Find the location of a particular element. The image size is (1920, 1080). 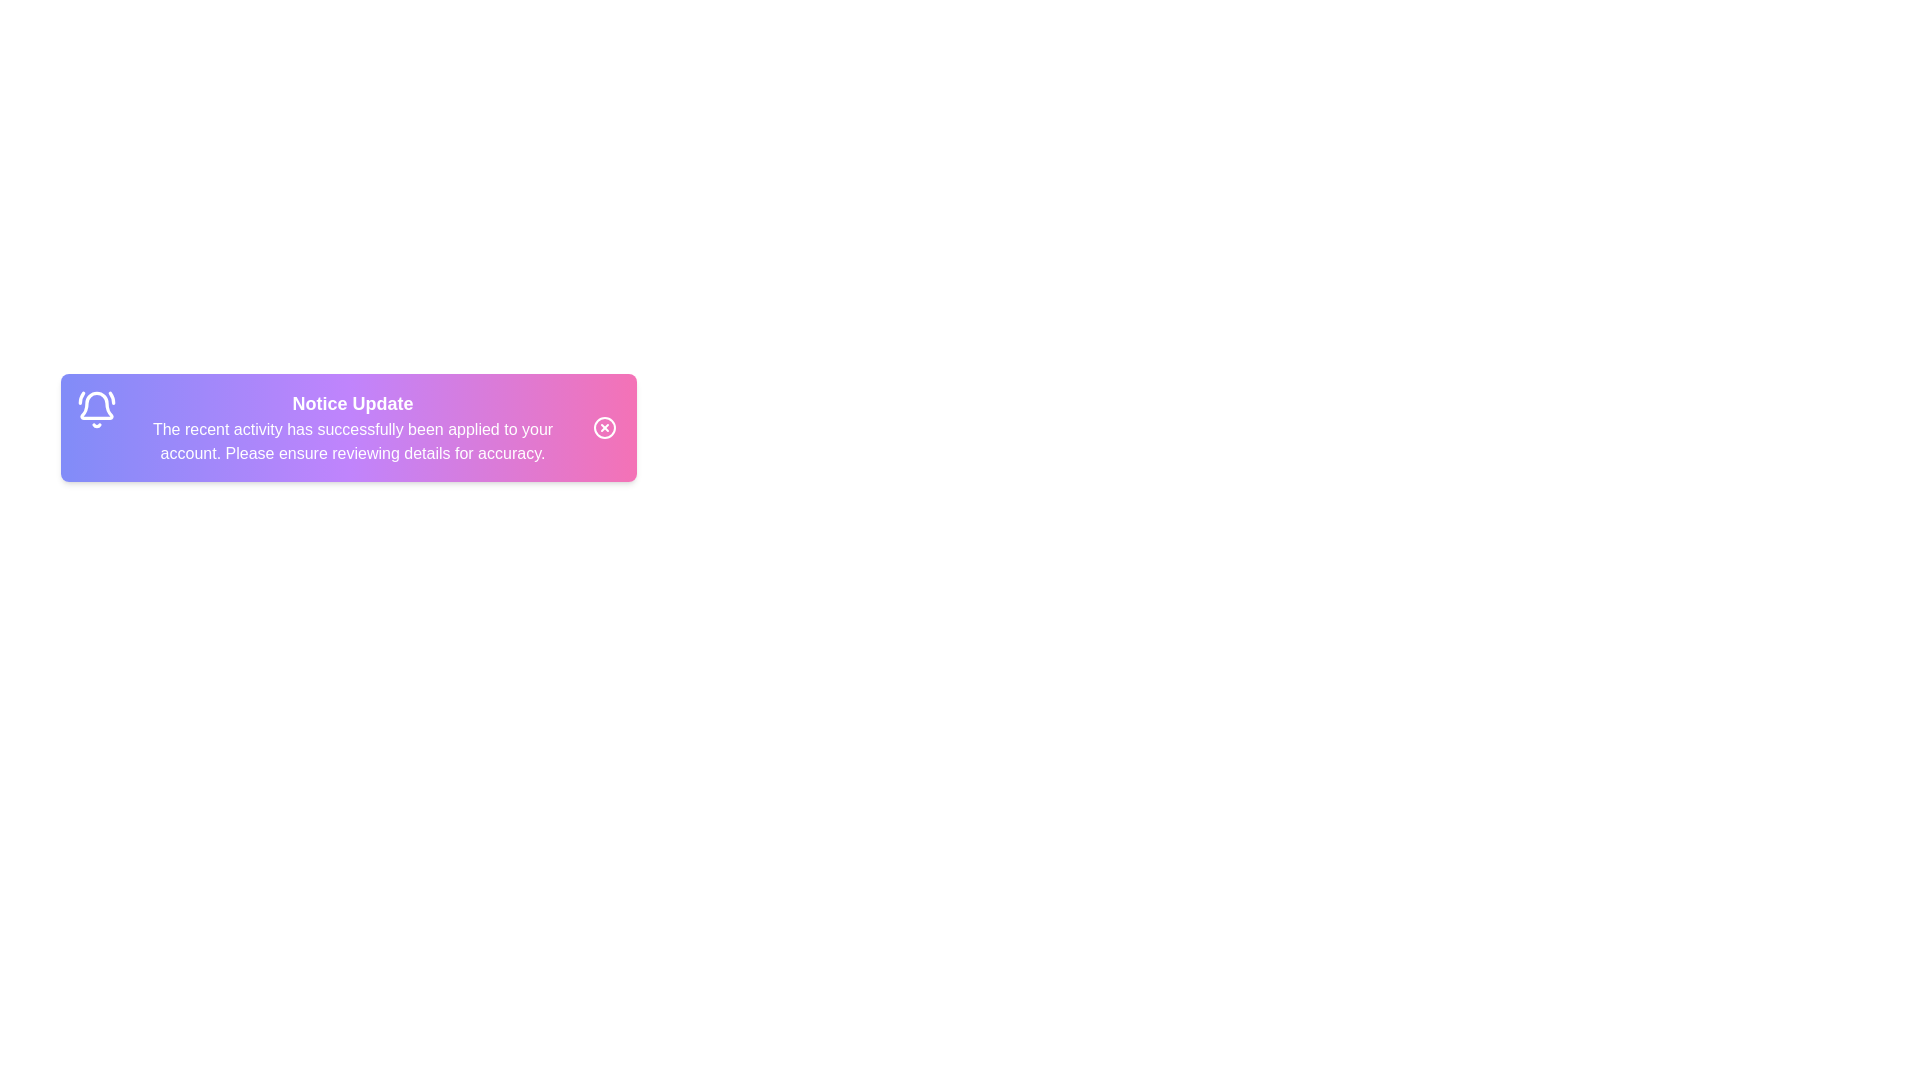

the close button to close the notification is located at coordinates (603, 427).